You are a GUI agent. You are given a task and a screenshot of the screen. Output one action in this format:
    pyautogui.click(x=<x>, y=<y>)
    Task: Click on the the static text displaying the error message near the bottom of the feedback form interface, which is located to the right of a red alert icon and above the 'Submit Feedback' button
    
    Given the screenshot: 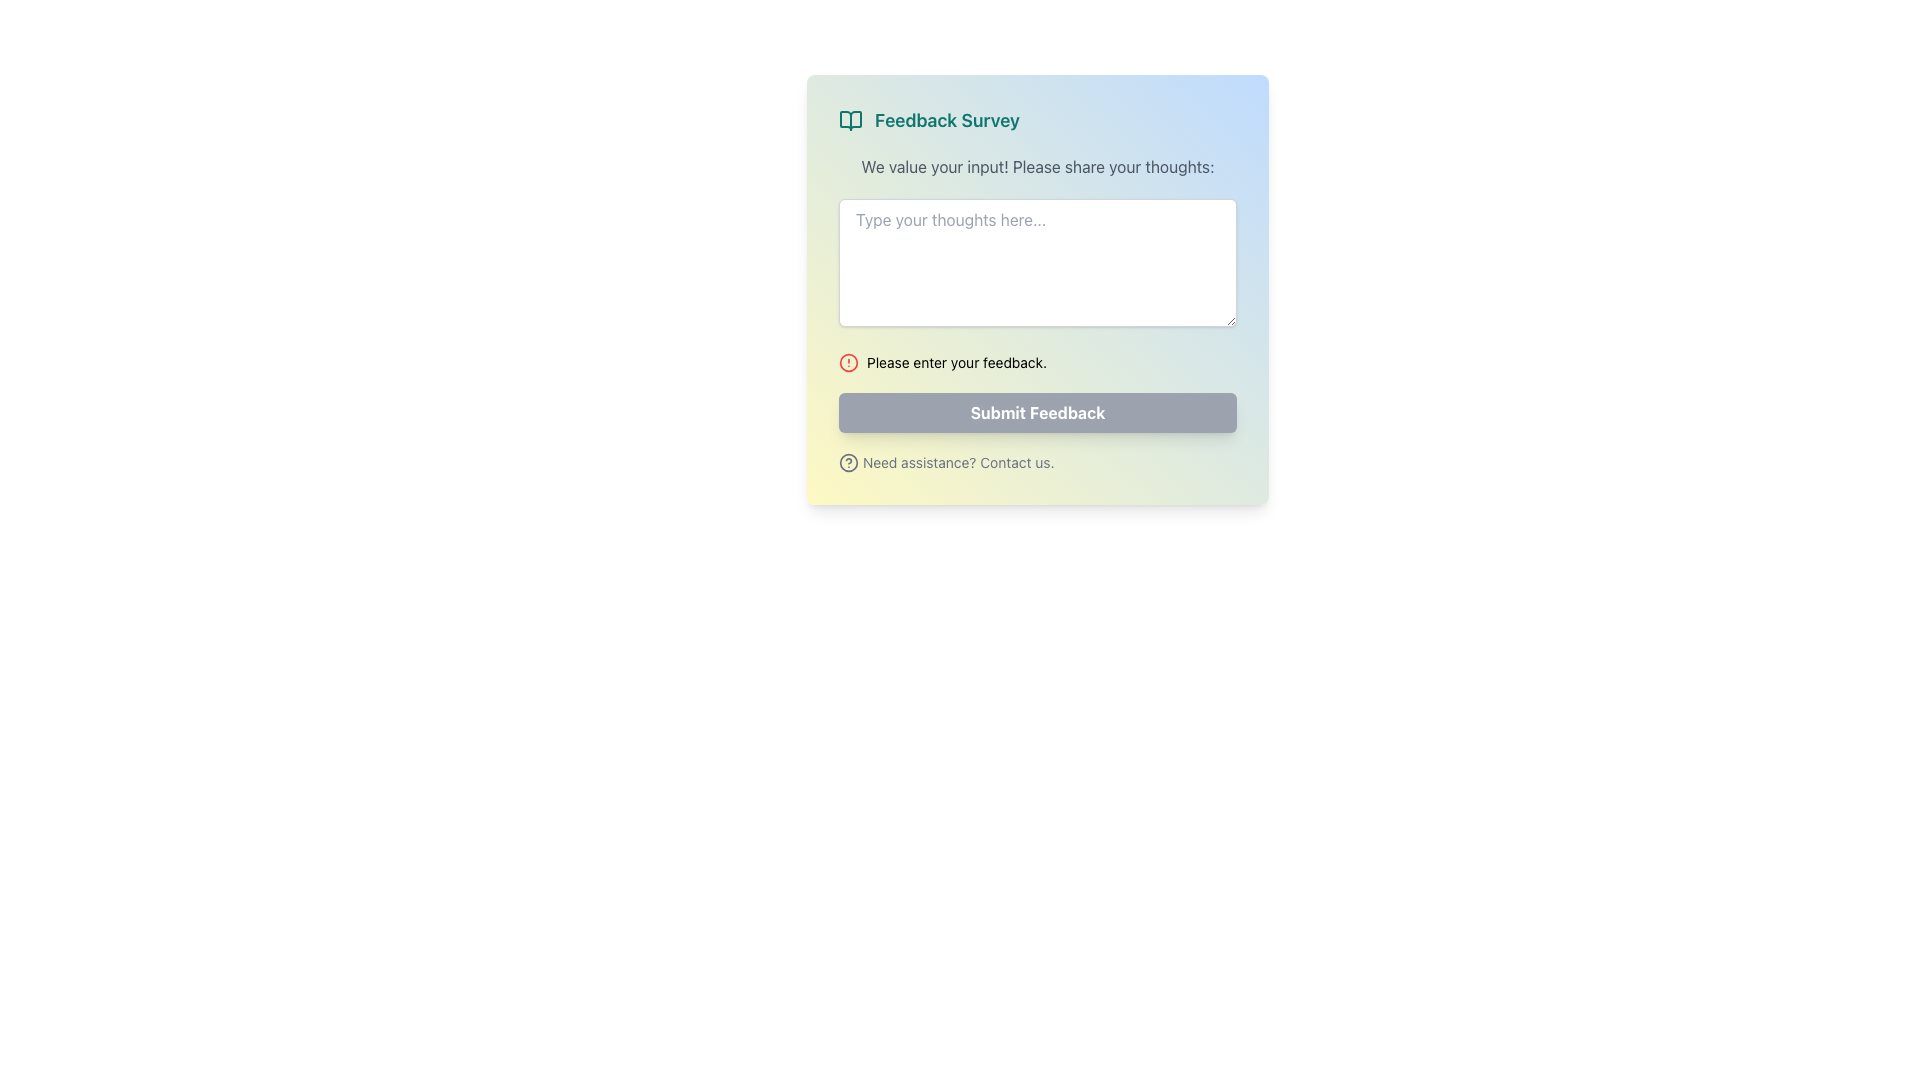 What is the action you would take?
    pyautogui.click(x=956, y=362)
    